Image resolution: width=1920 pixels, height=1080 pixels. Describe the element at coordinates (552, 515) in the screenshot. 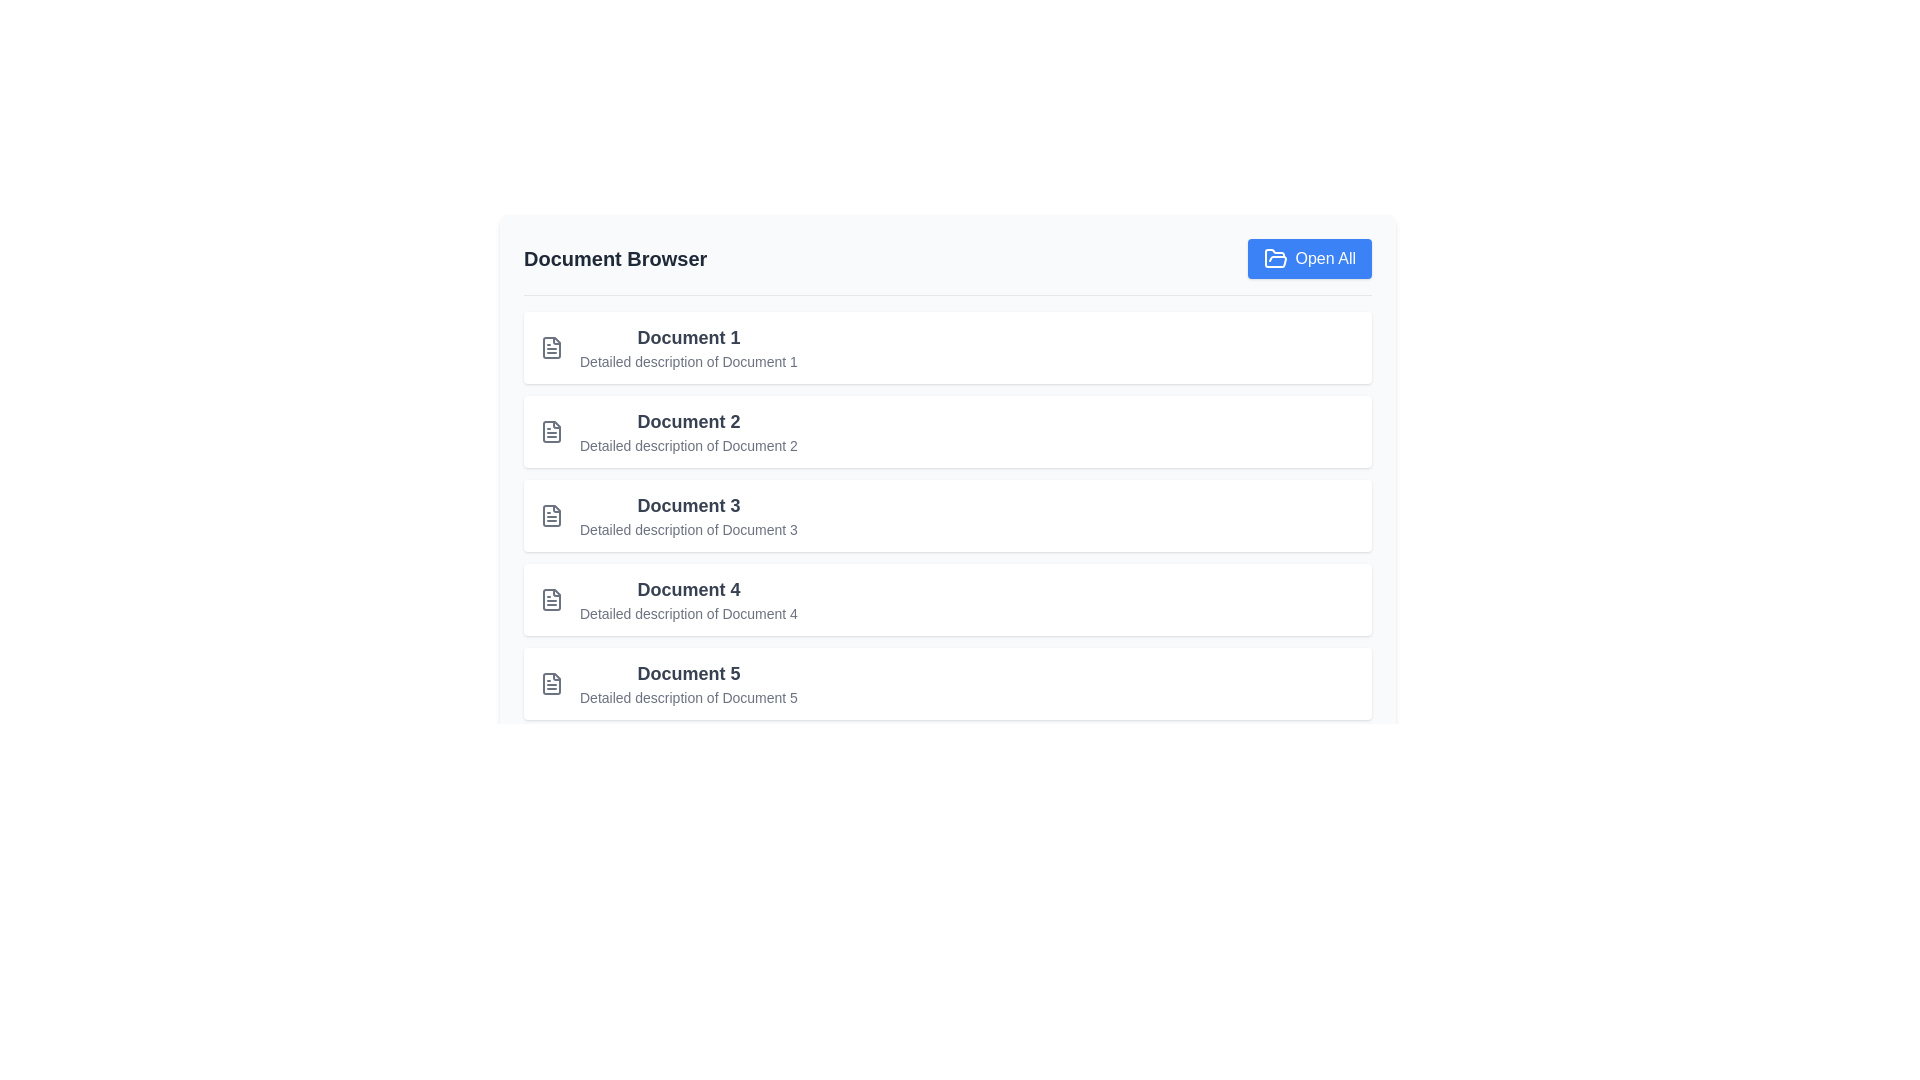

I see `the main document icon of the third list item in the document list, located next to the text 'Document 3'` at that location.